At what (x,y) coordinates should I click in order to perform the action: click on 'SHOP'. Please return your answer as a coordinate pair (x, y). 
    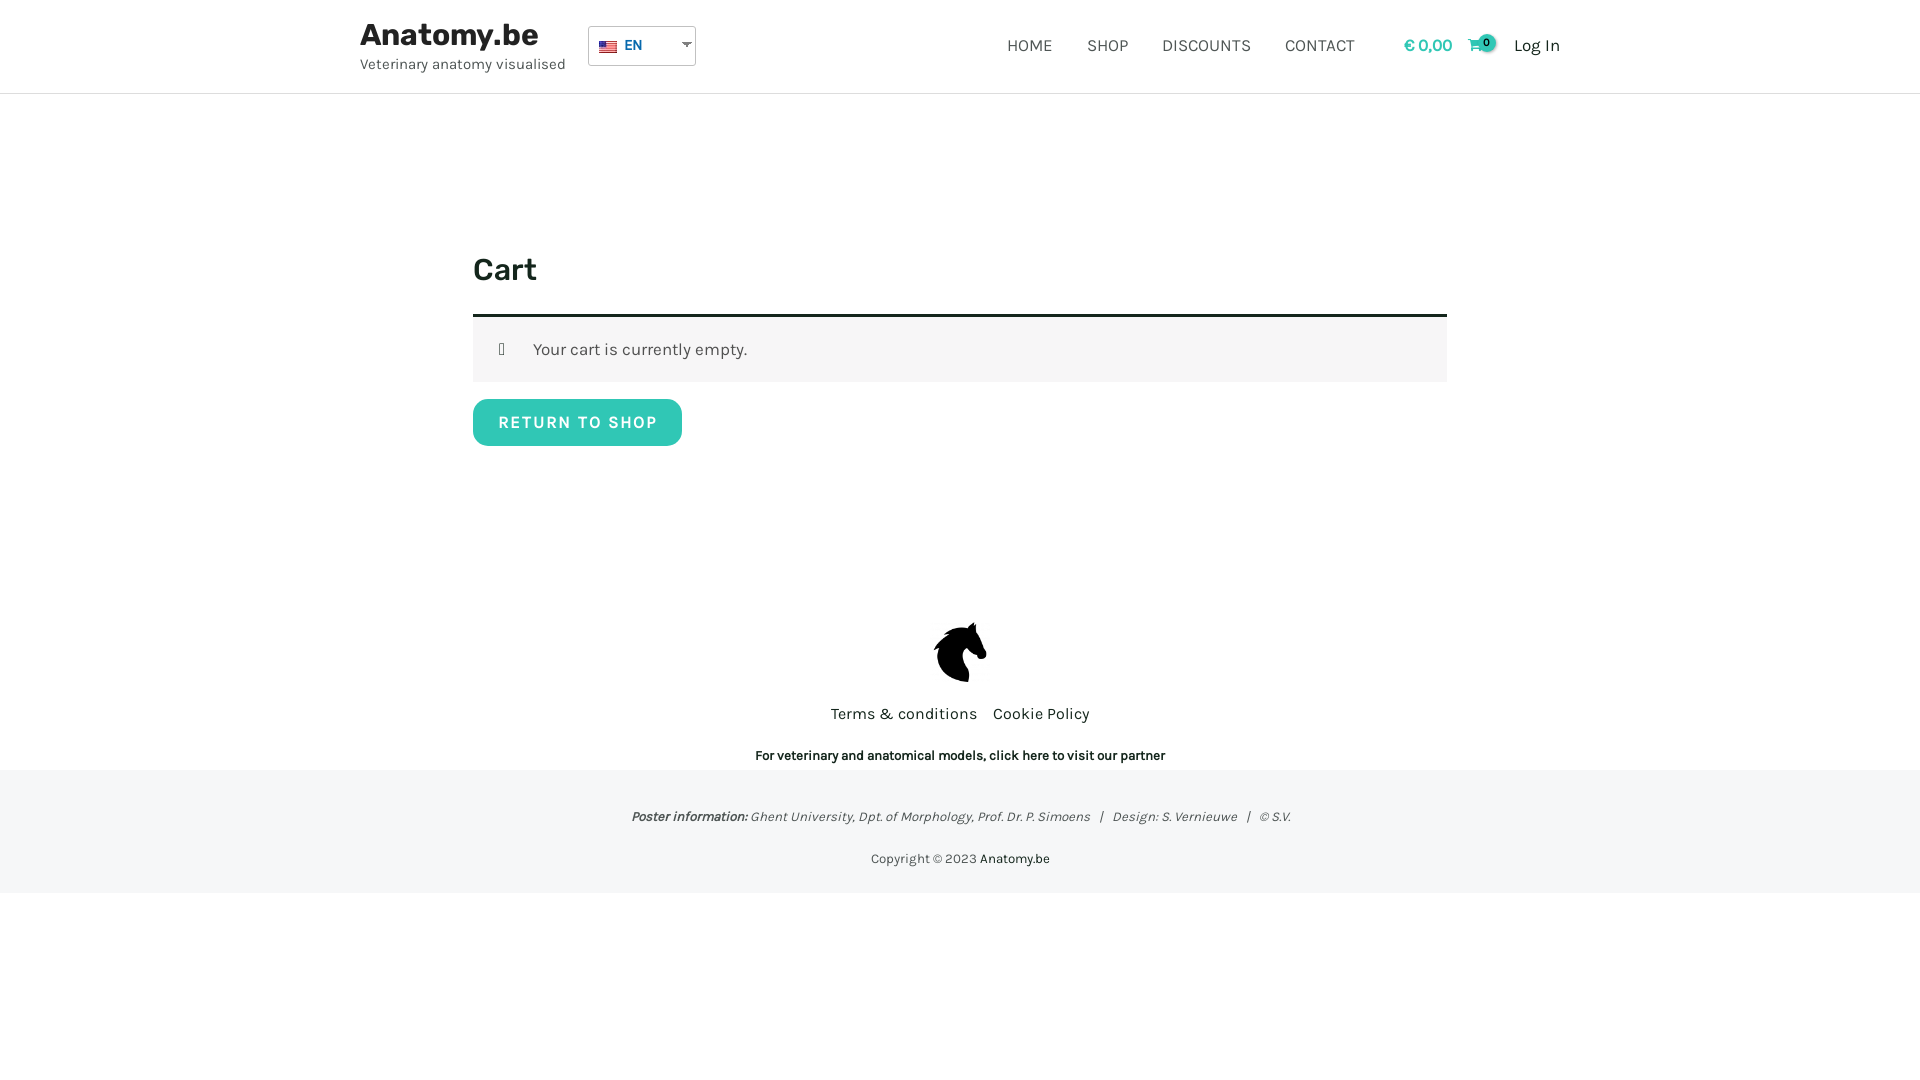
    Looking at the image, I should click on (1069, 45).